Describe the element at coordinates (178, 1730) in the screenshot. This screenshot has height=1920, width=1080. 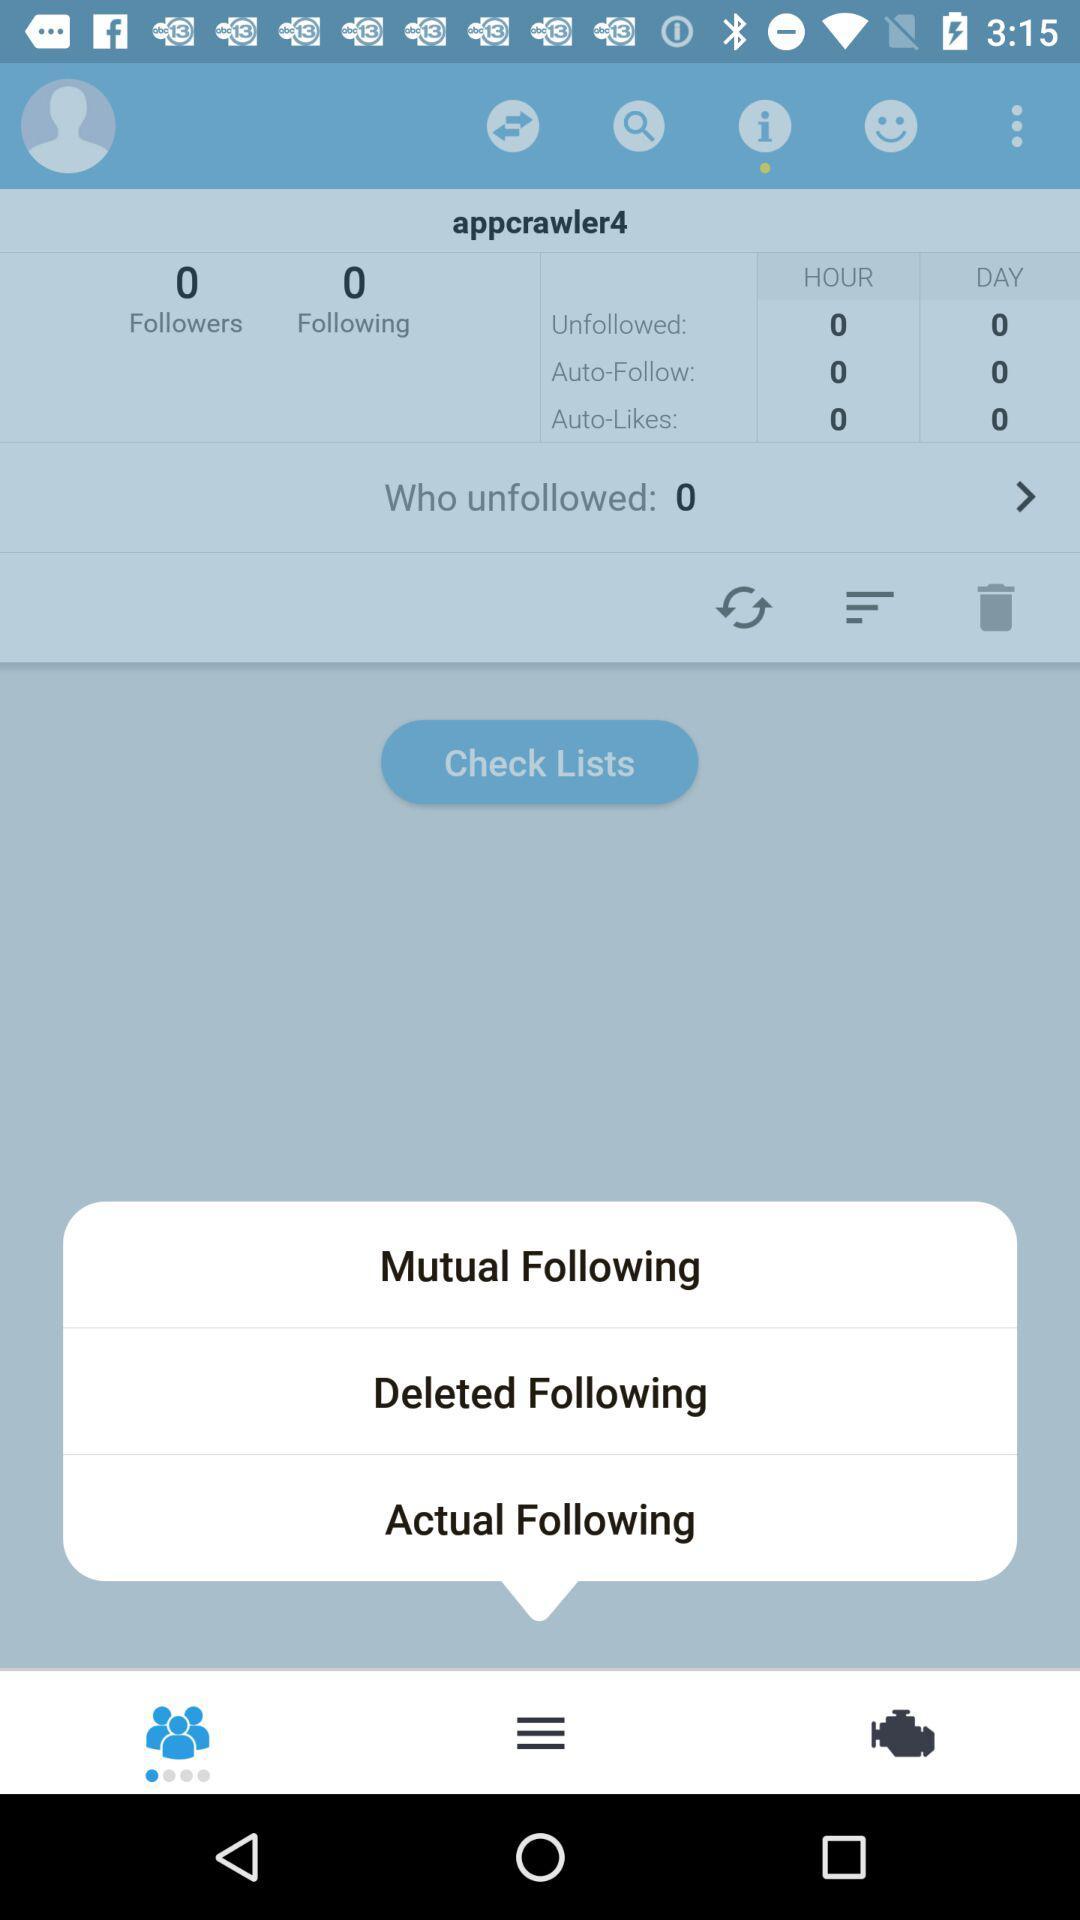
I see `the emoji icon` at that location.